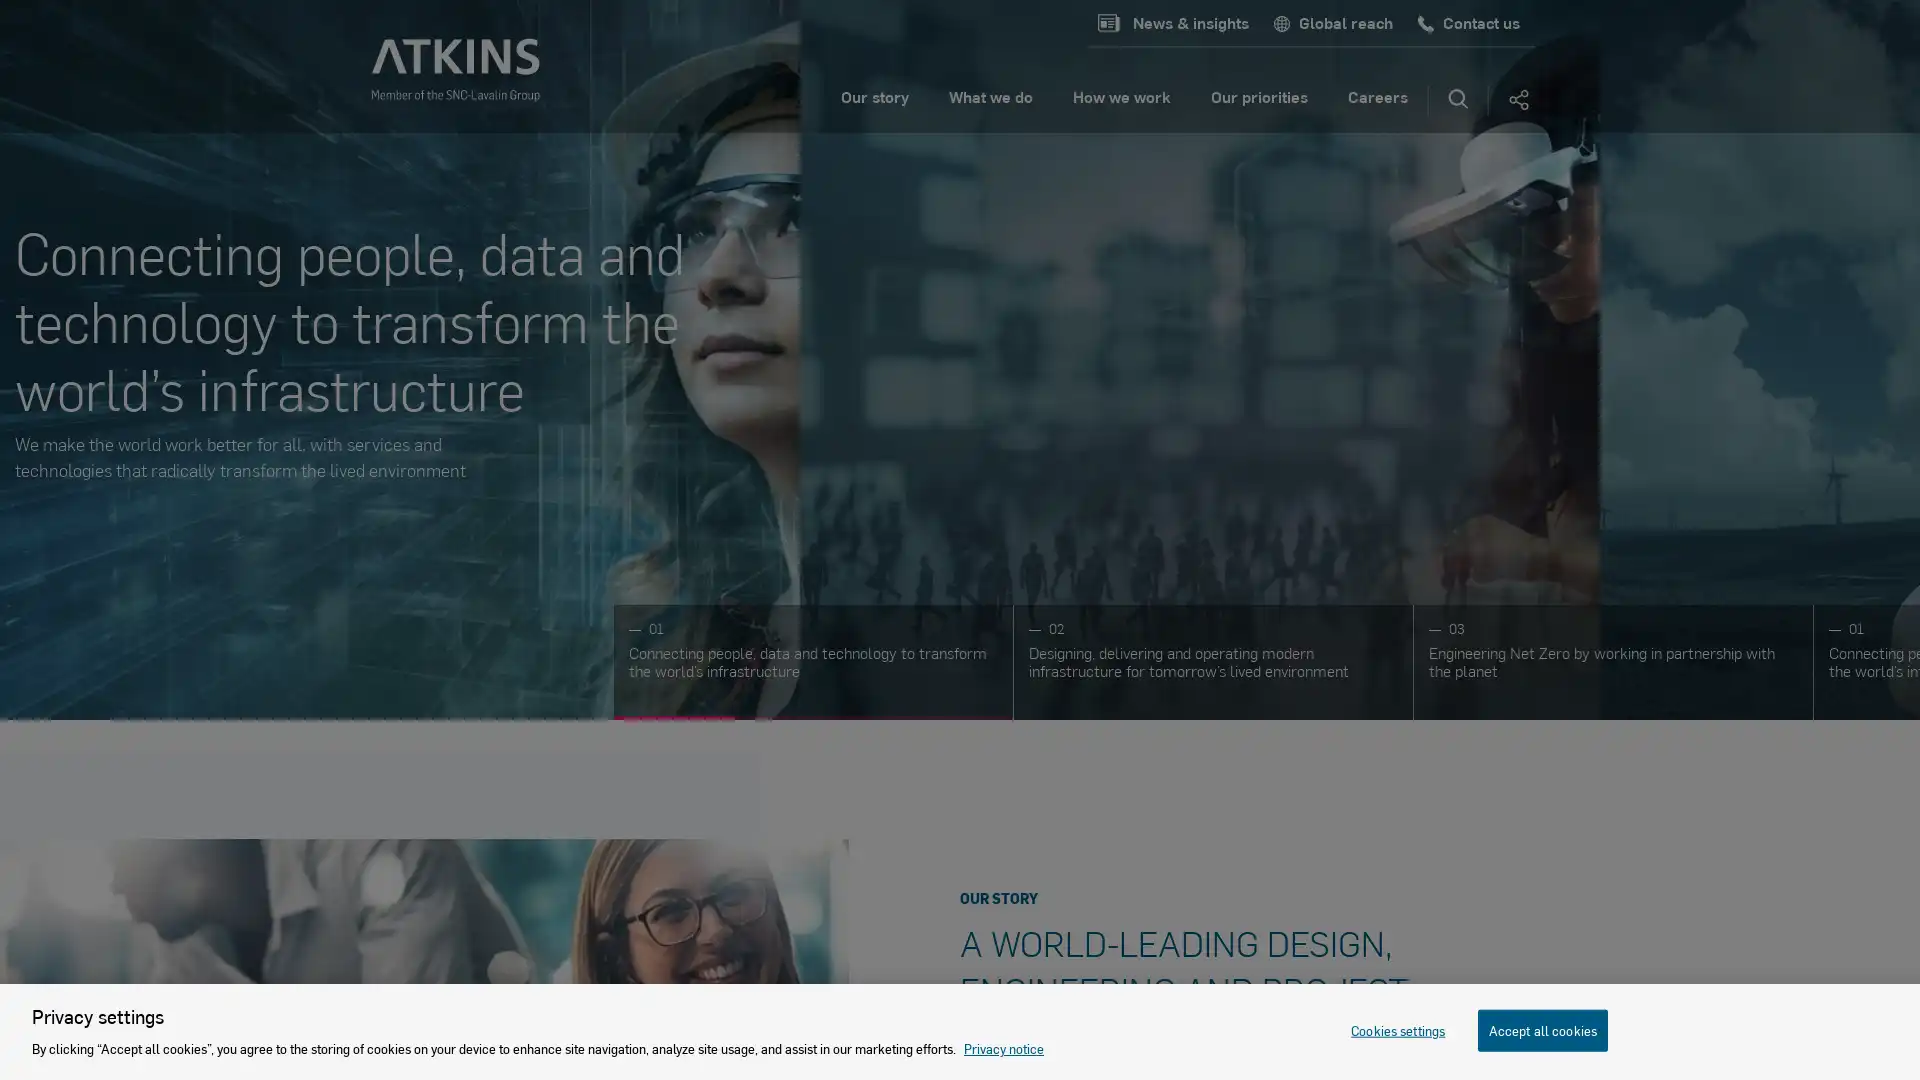  What do you see at coordinates (1396, 1029) in the screenshot?
I see `Cookies settings` at bounding box center [1396, 1029].